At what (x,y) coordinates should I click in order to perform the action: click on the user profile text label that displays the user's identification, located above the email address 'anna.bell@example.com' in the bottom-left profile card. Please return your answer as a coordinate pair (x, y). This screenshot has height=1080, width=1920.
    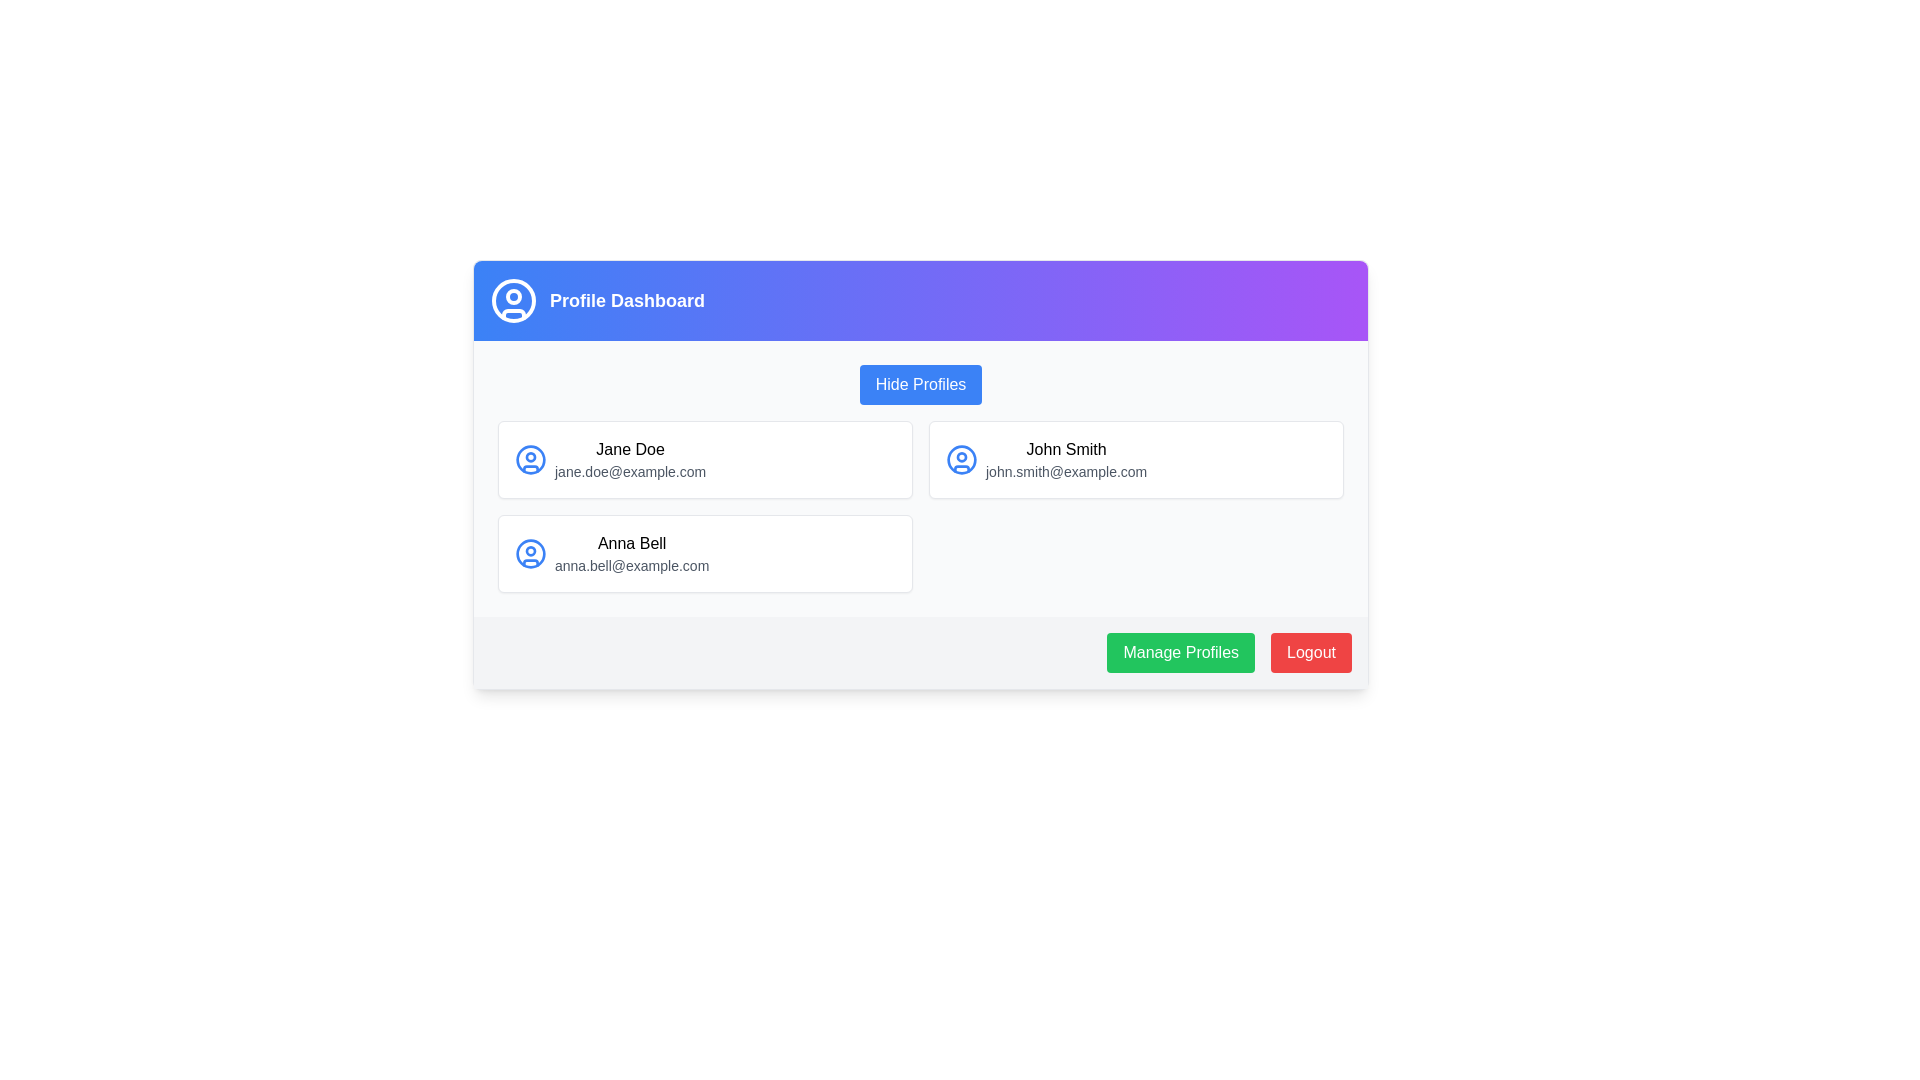
    Looking at the image, I should click on (631, 543).